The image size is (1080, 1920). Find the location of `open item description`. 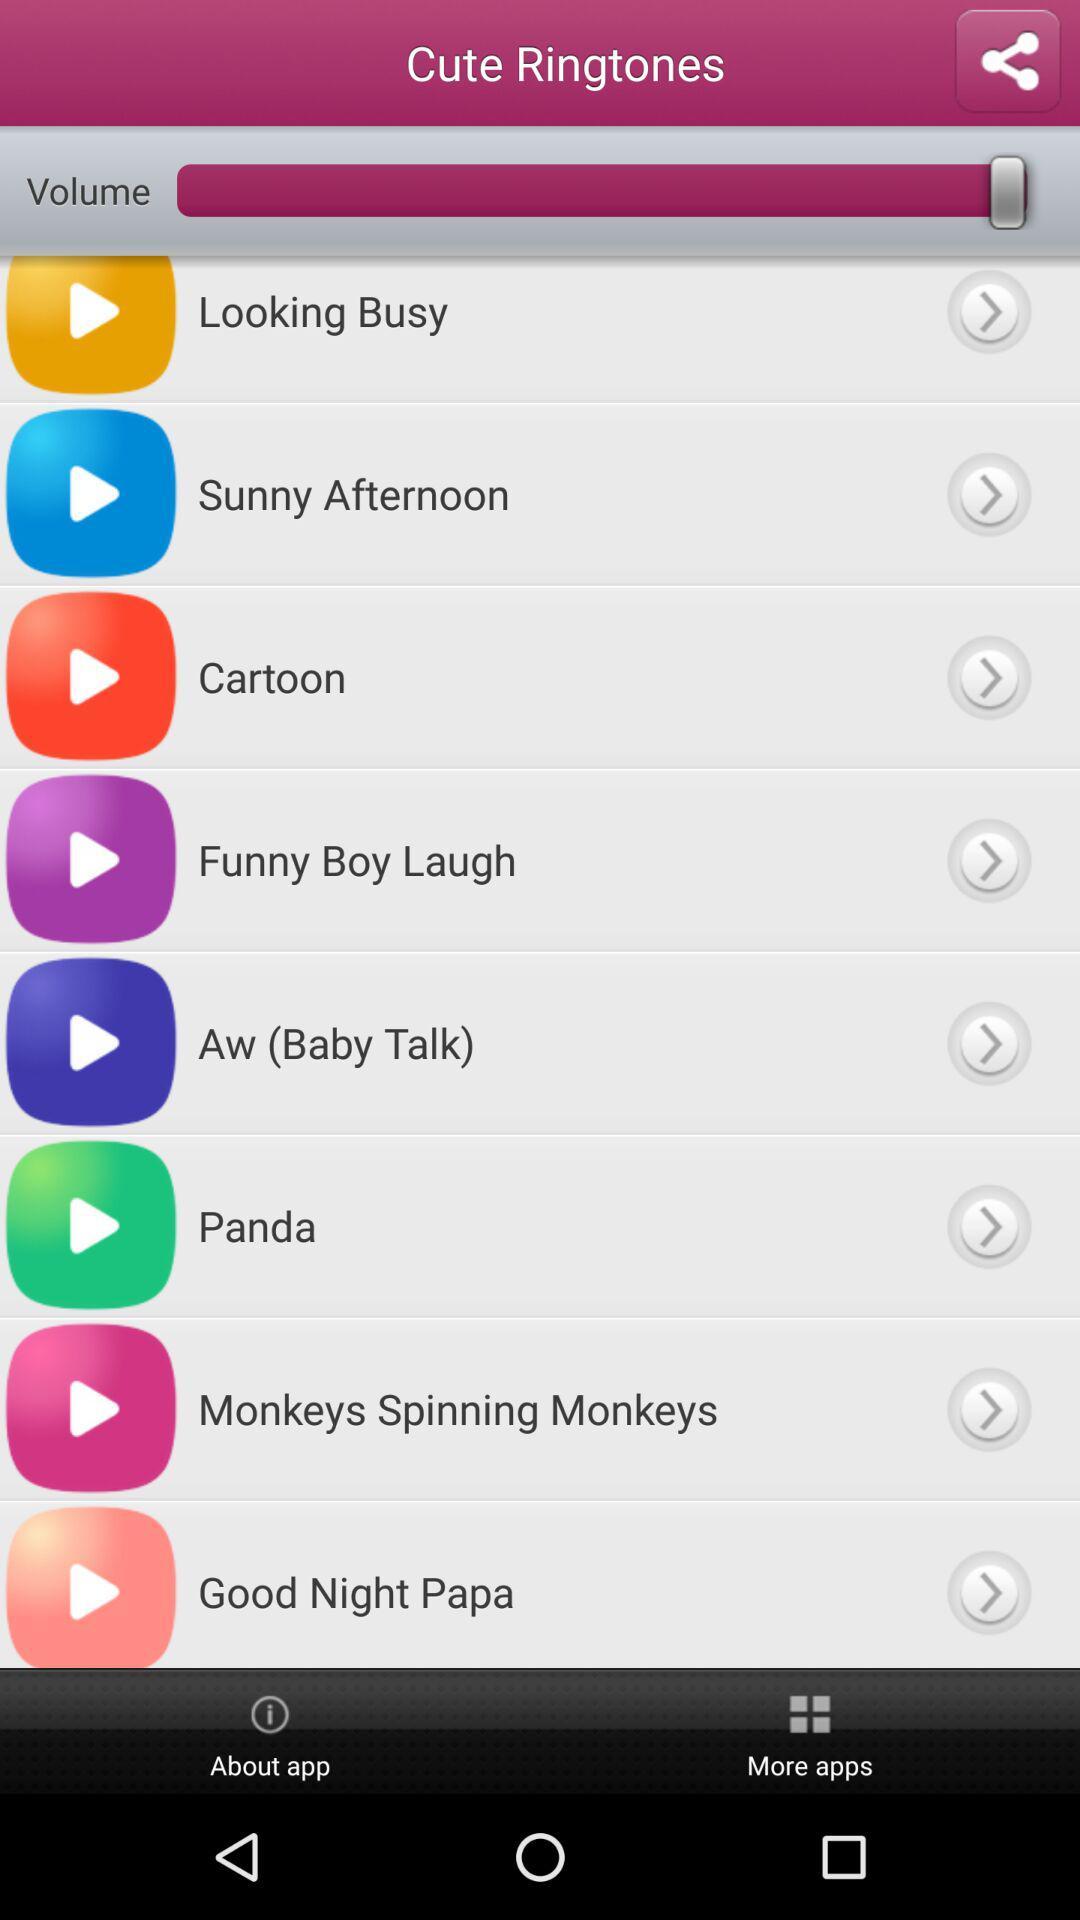

open item description is located at coordinates (987, 859).